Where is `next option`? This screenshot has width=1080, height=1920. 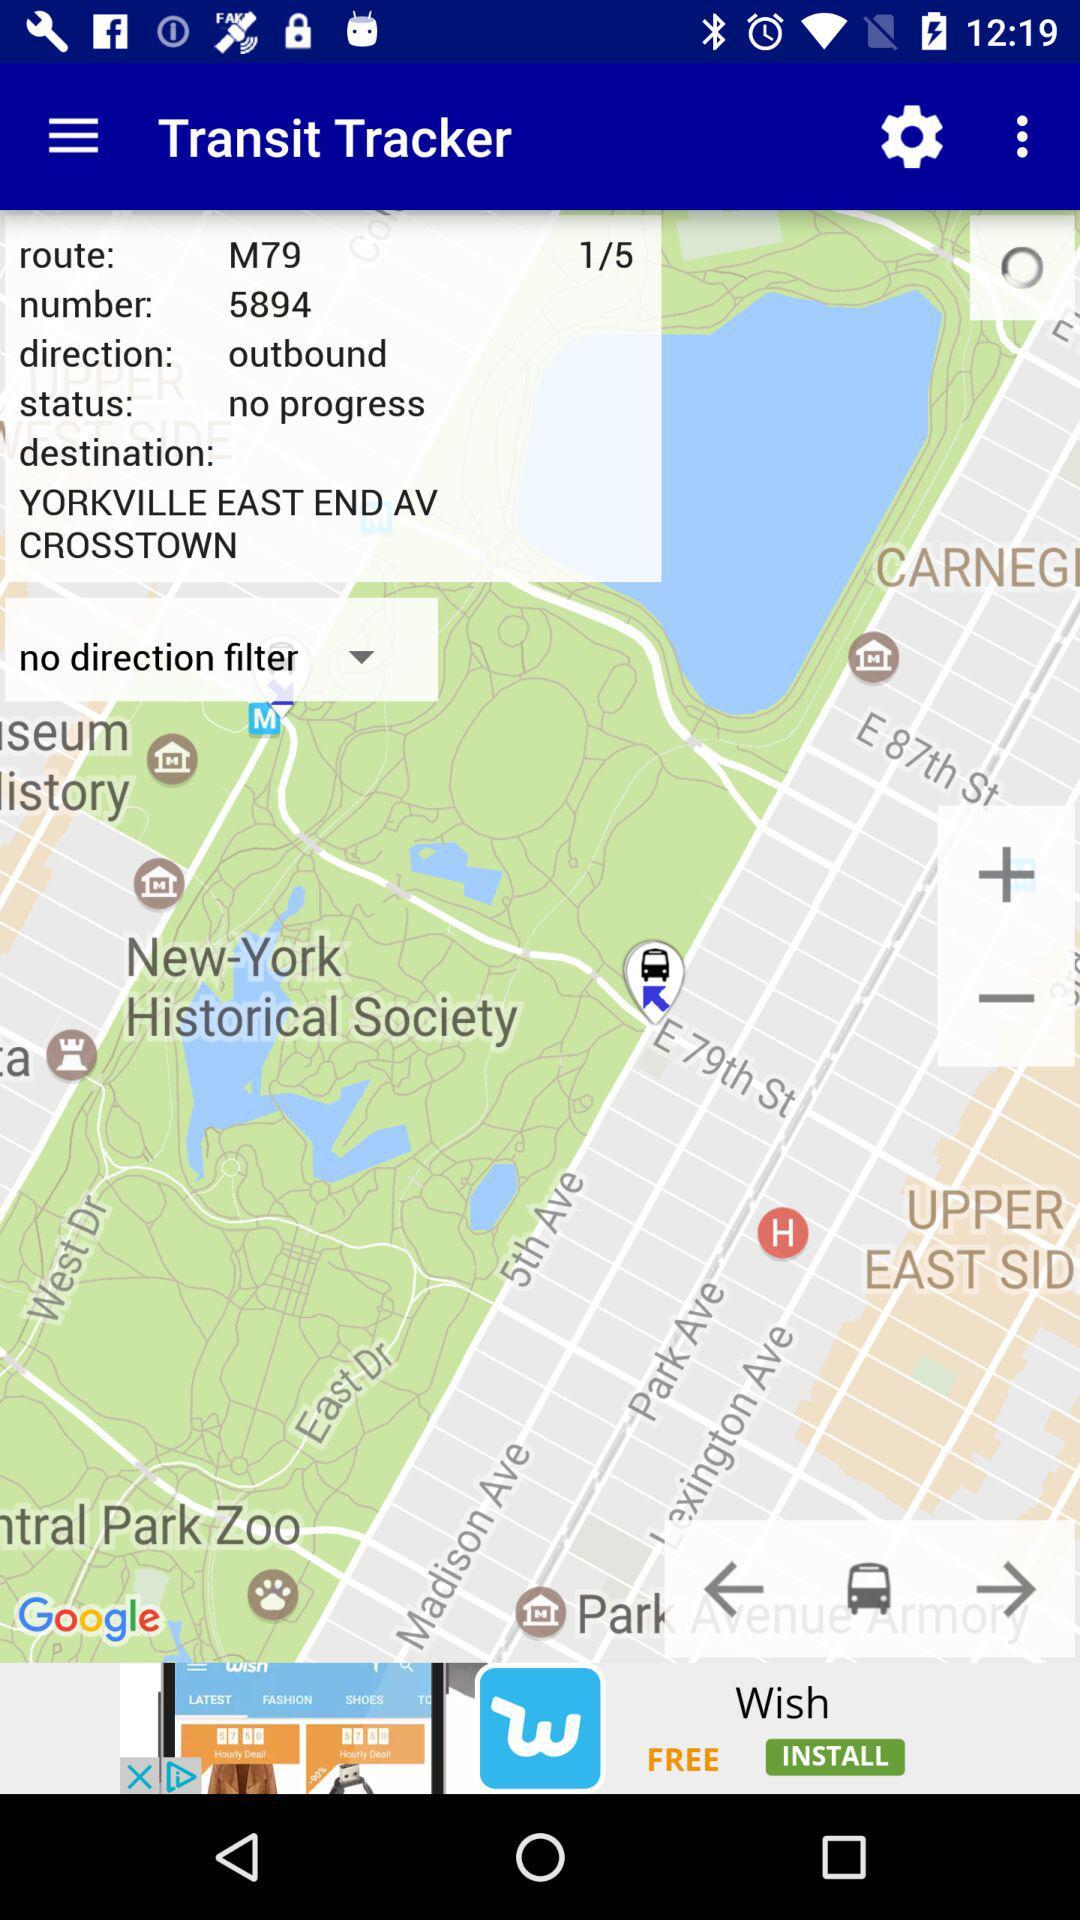 next option is located at coordinates (1006, 1587).